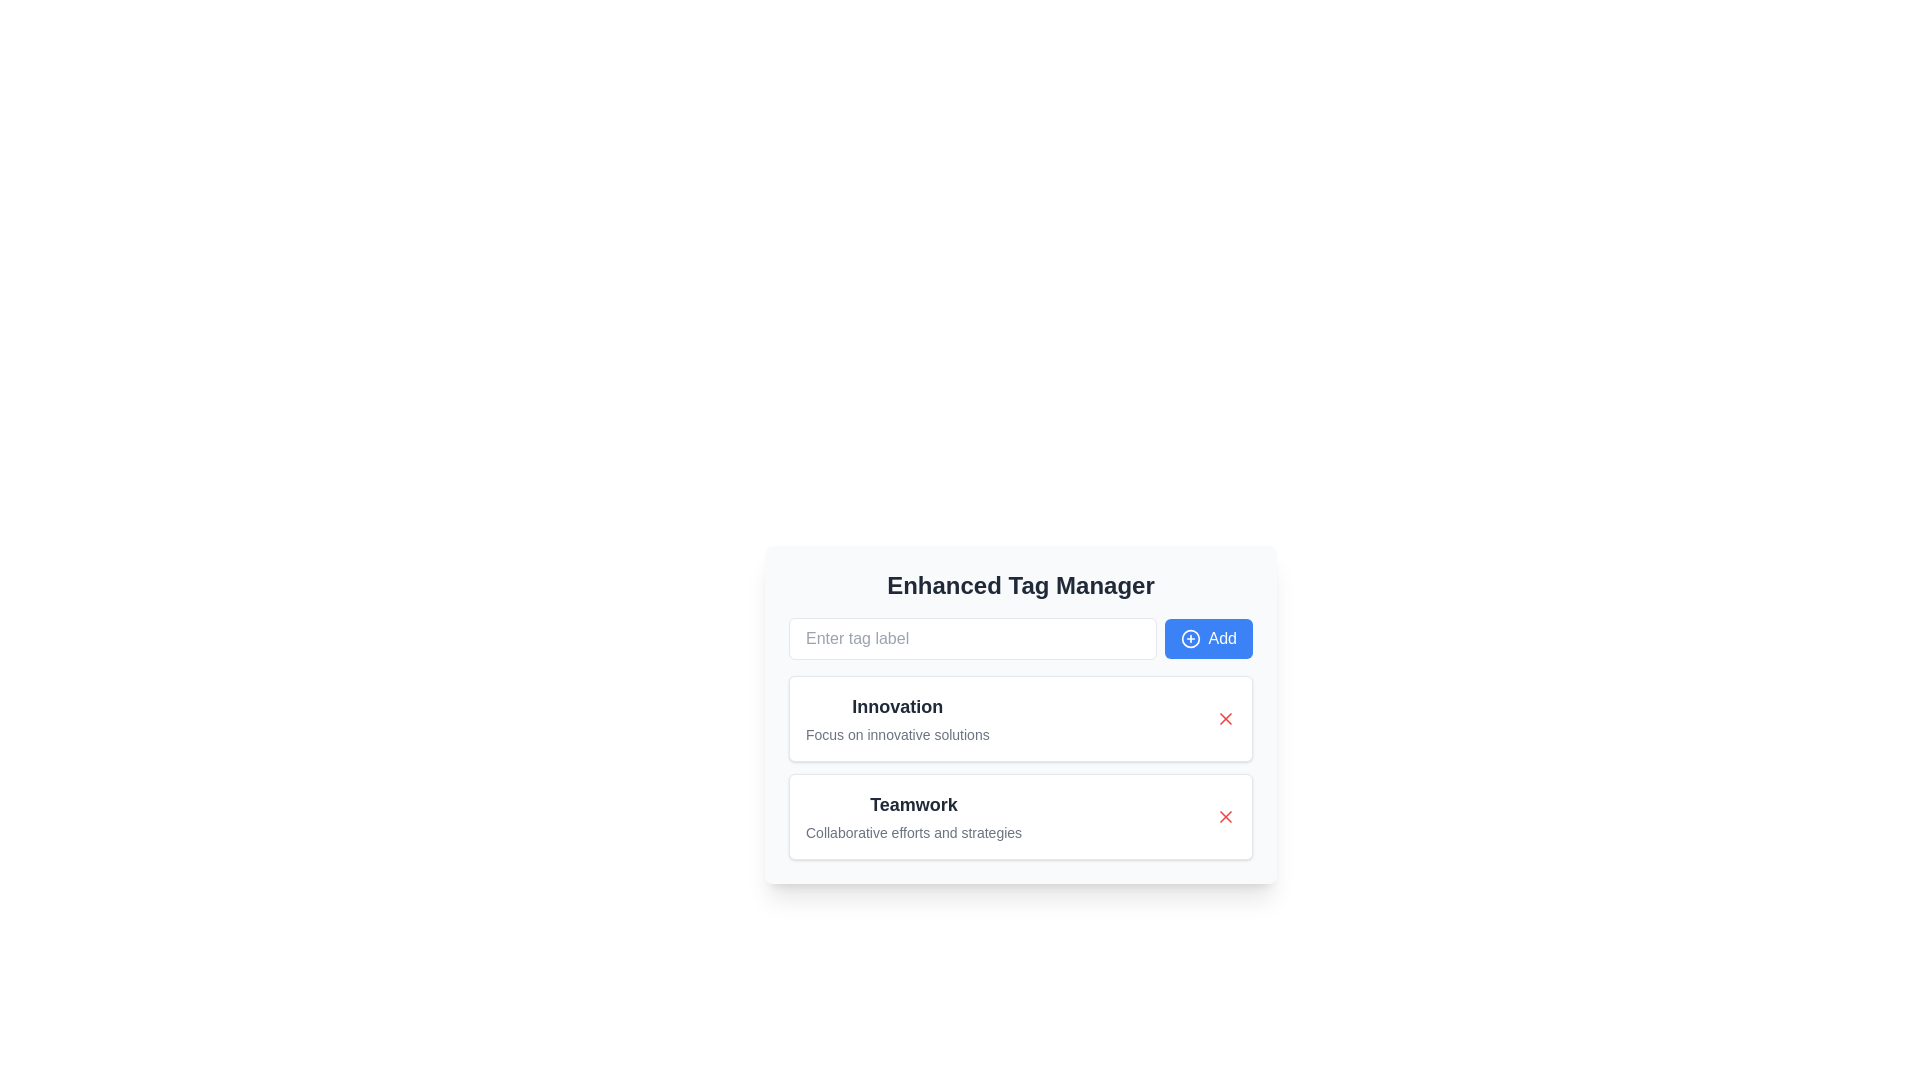  Describe the element at coordinates (1190, 639) in the screenshot. I see `the circular blue icon with a plus symbol in the center, located to the left of the 'Add' text label in the blue button at the upper-right corner of the 'Enhanced Tag Manager' box` at that location.